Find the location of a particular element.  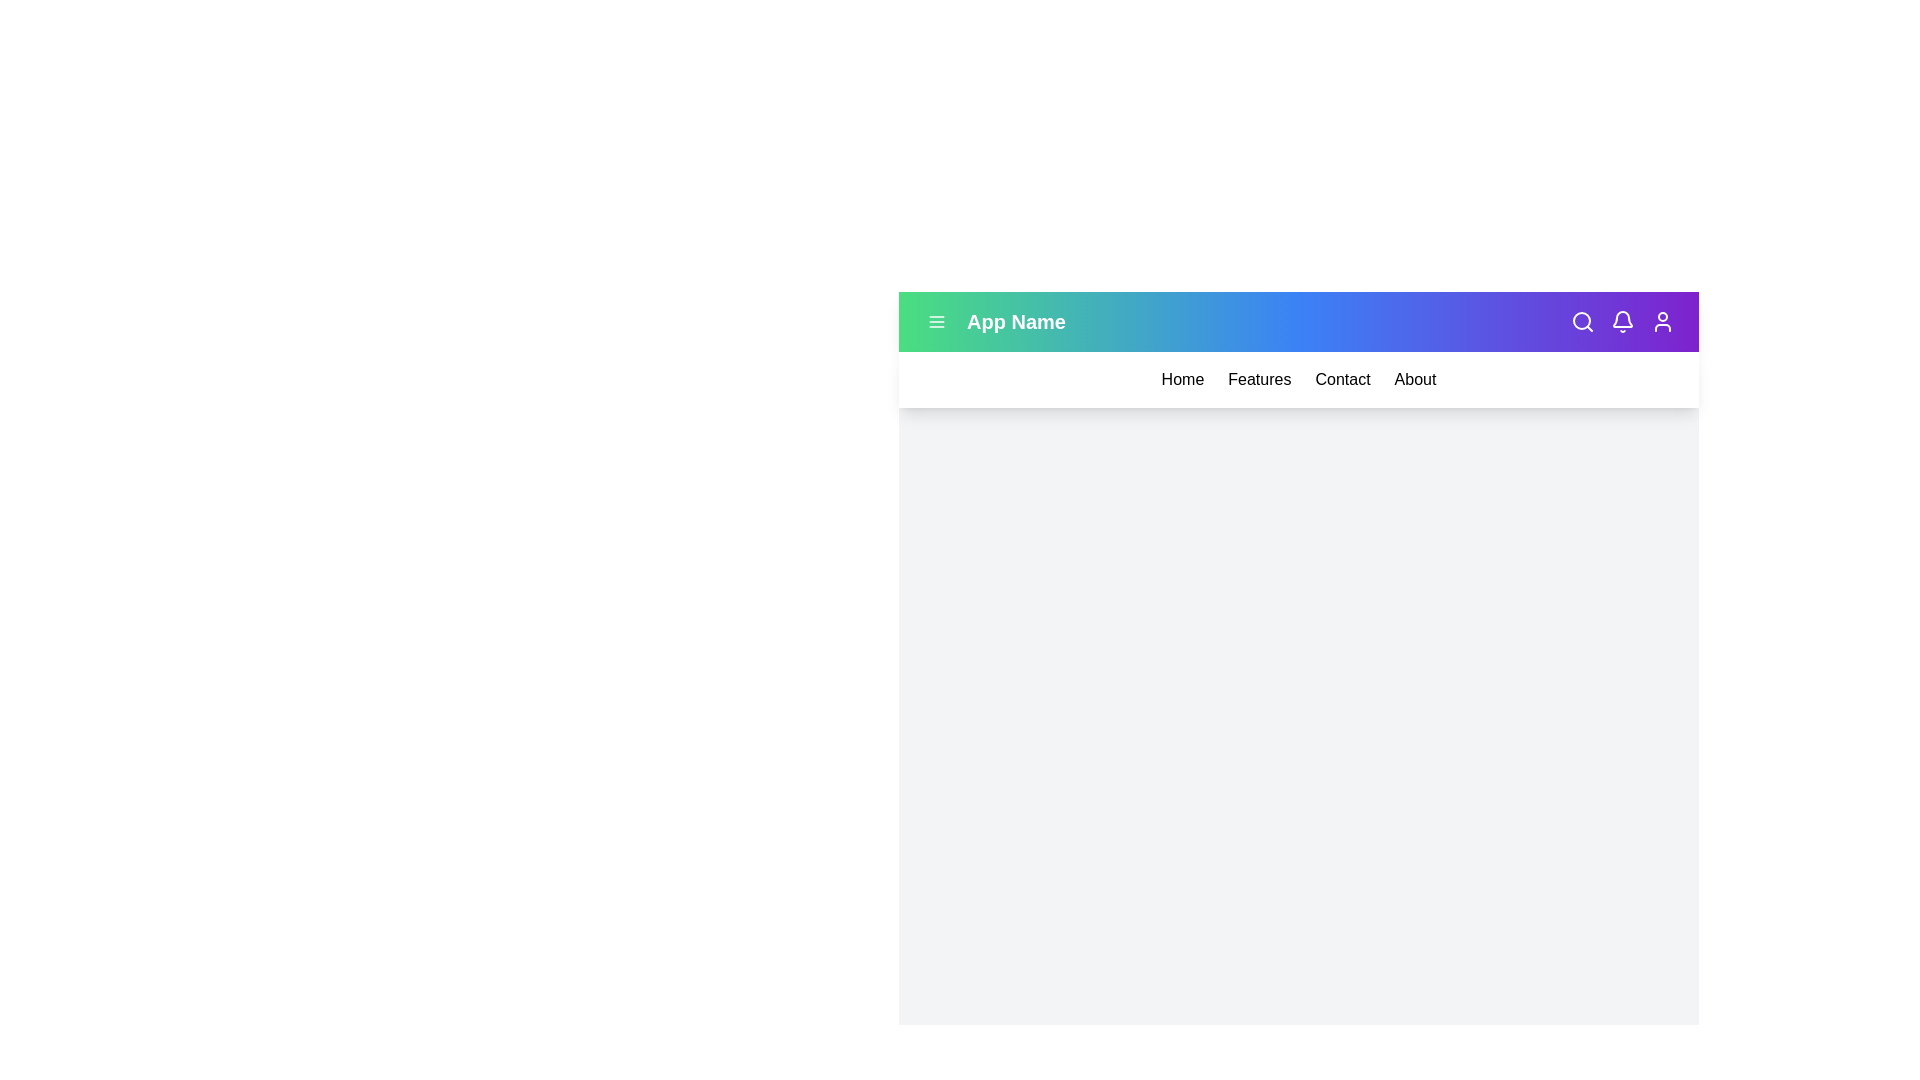

the 'Home' button in the navigation bar is located at coordinates (1182, 380).